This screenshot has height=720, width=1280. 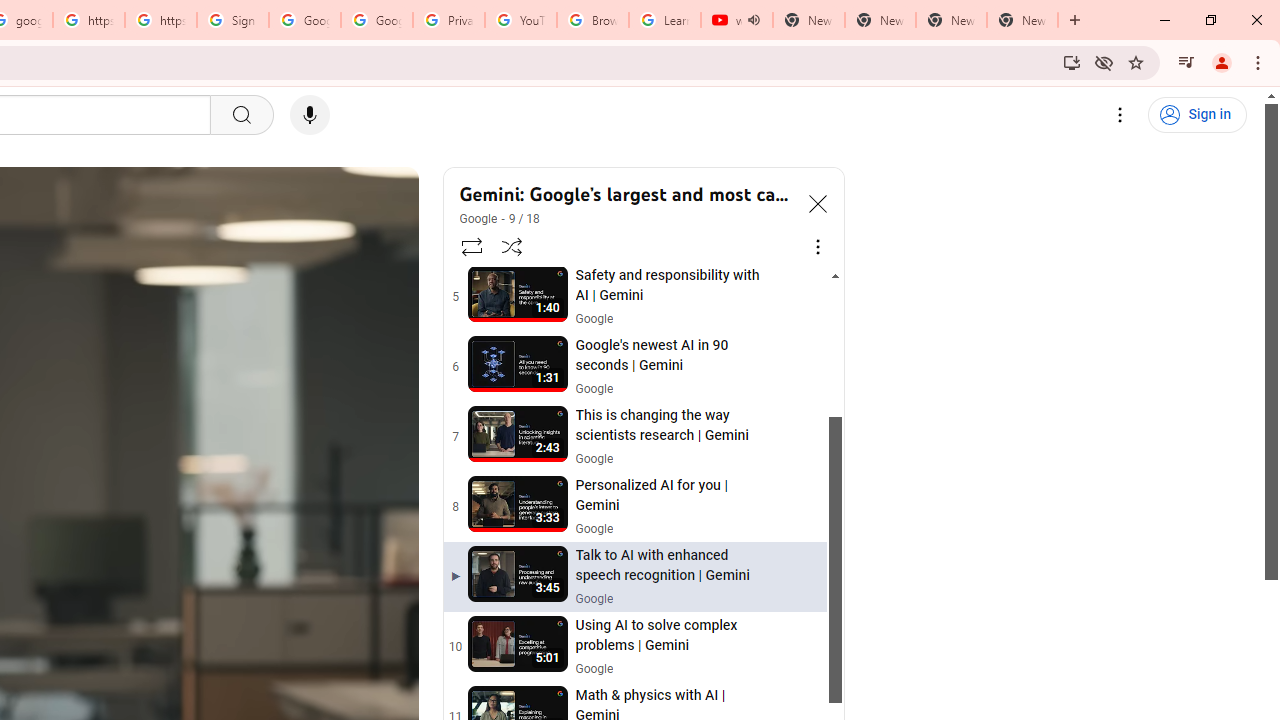 What do you see at coordinates (308, 115) in the screenshot?
I see `'Search with your voice'` at bounding box center [308, 115].